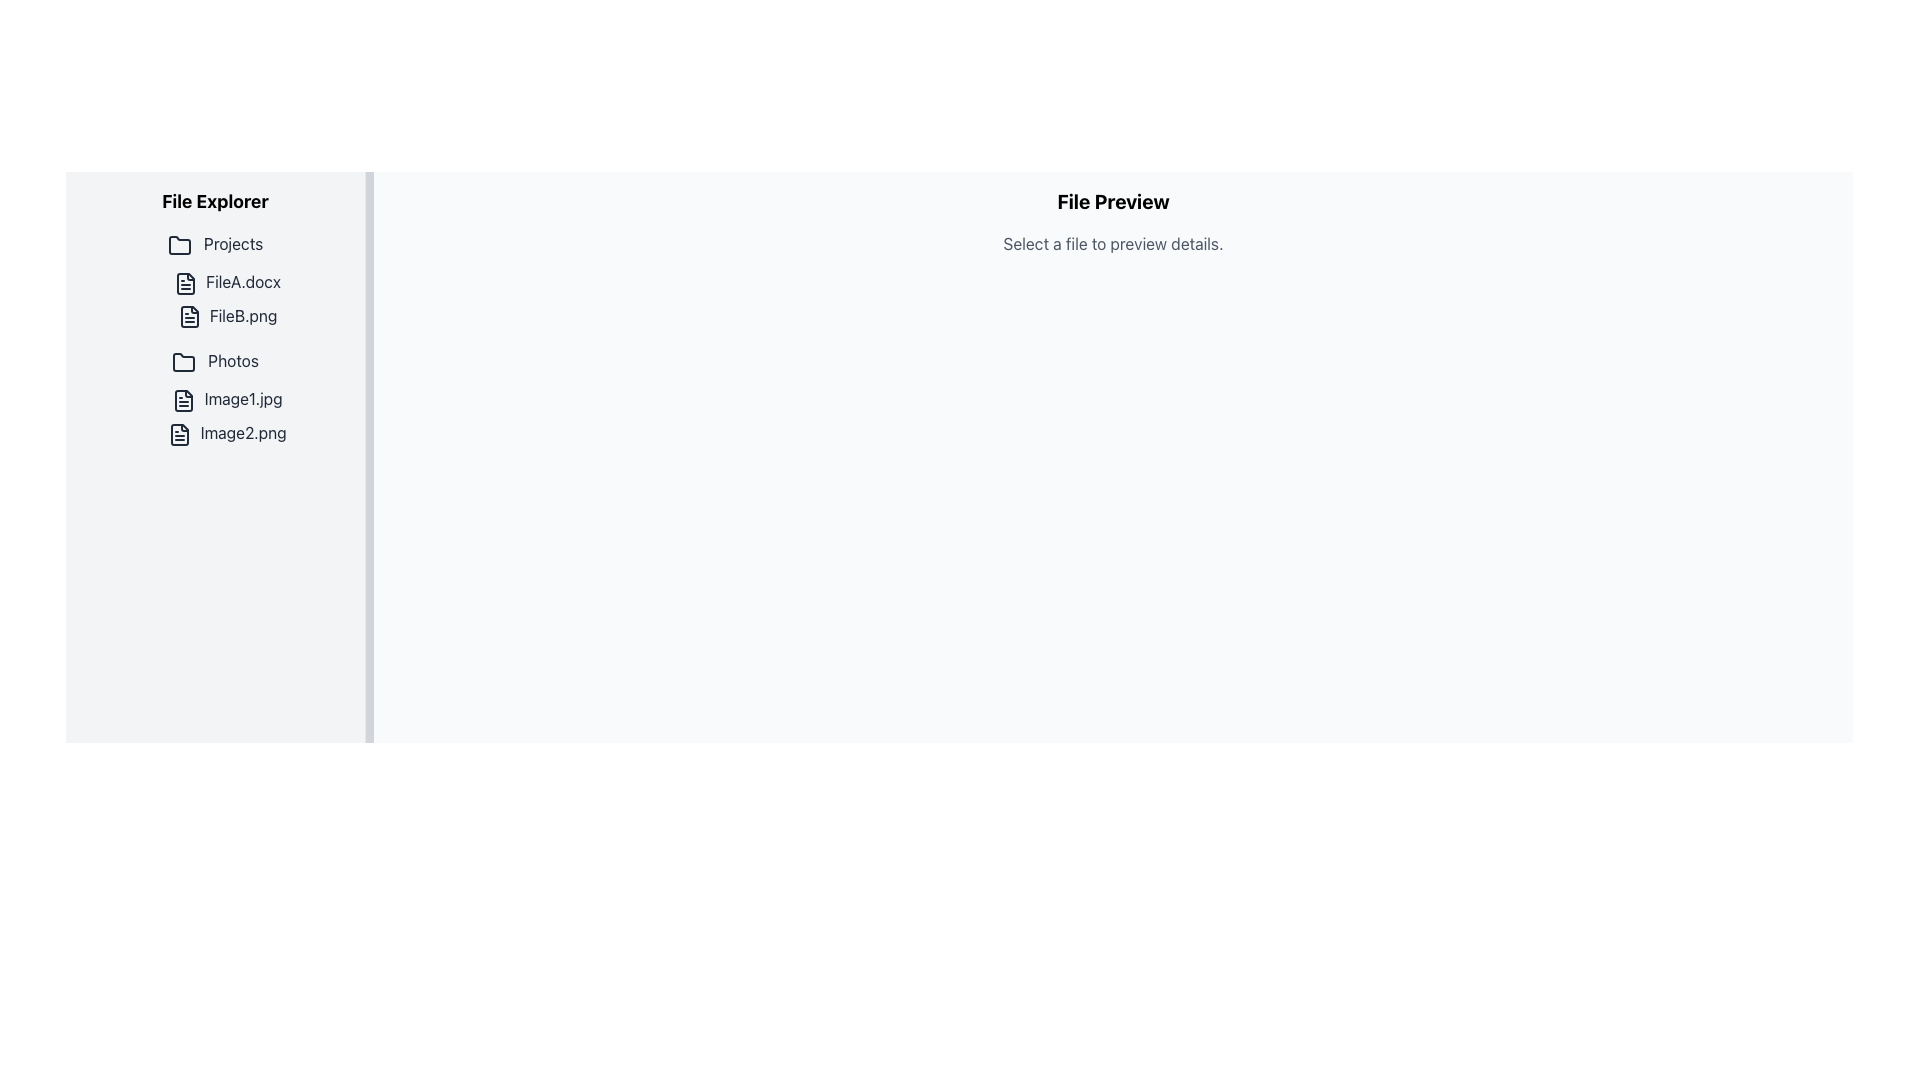 The height and width of the screenshot is (1080, 1920). I want to click on the file name 'Image1.jpg', so click(215, 415).